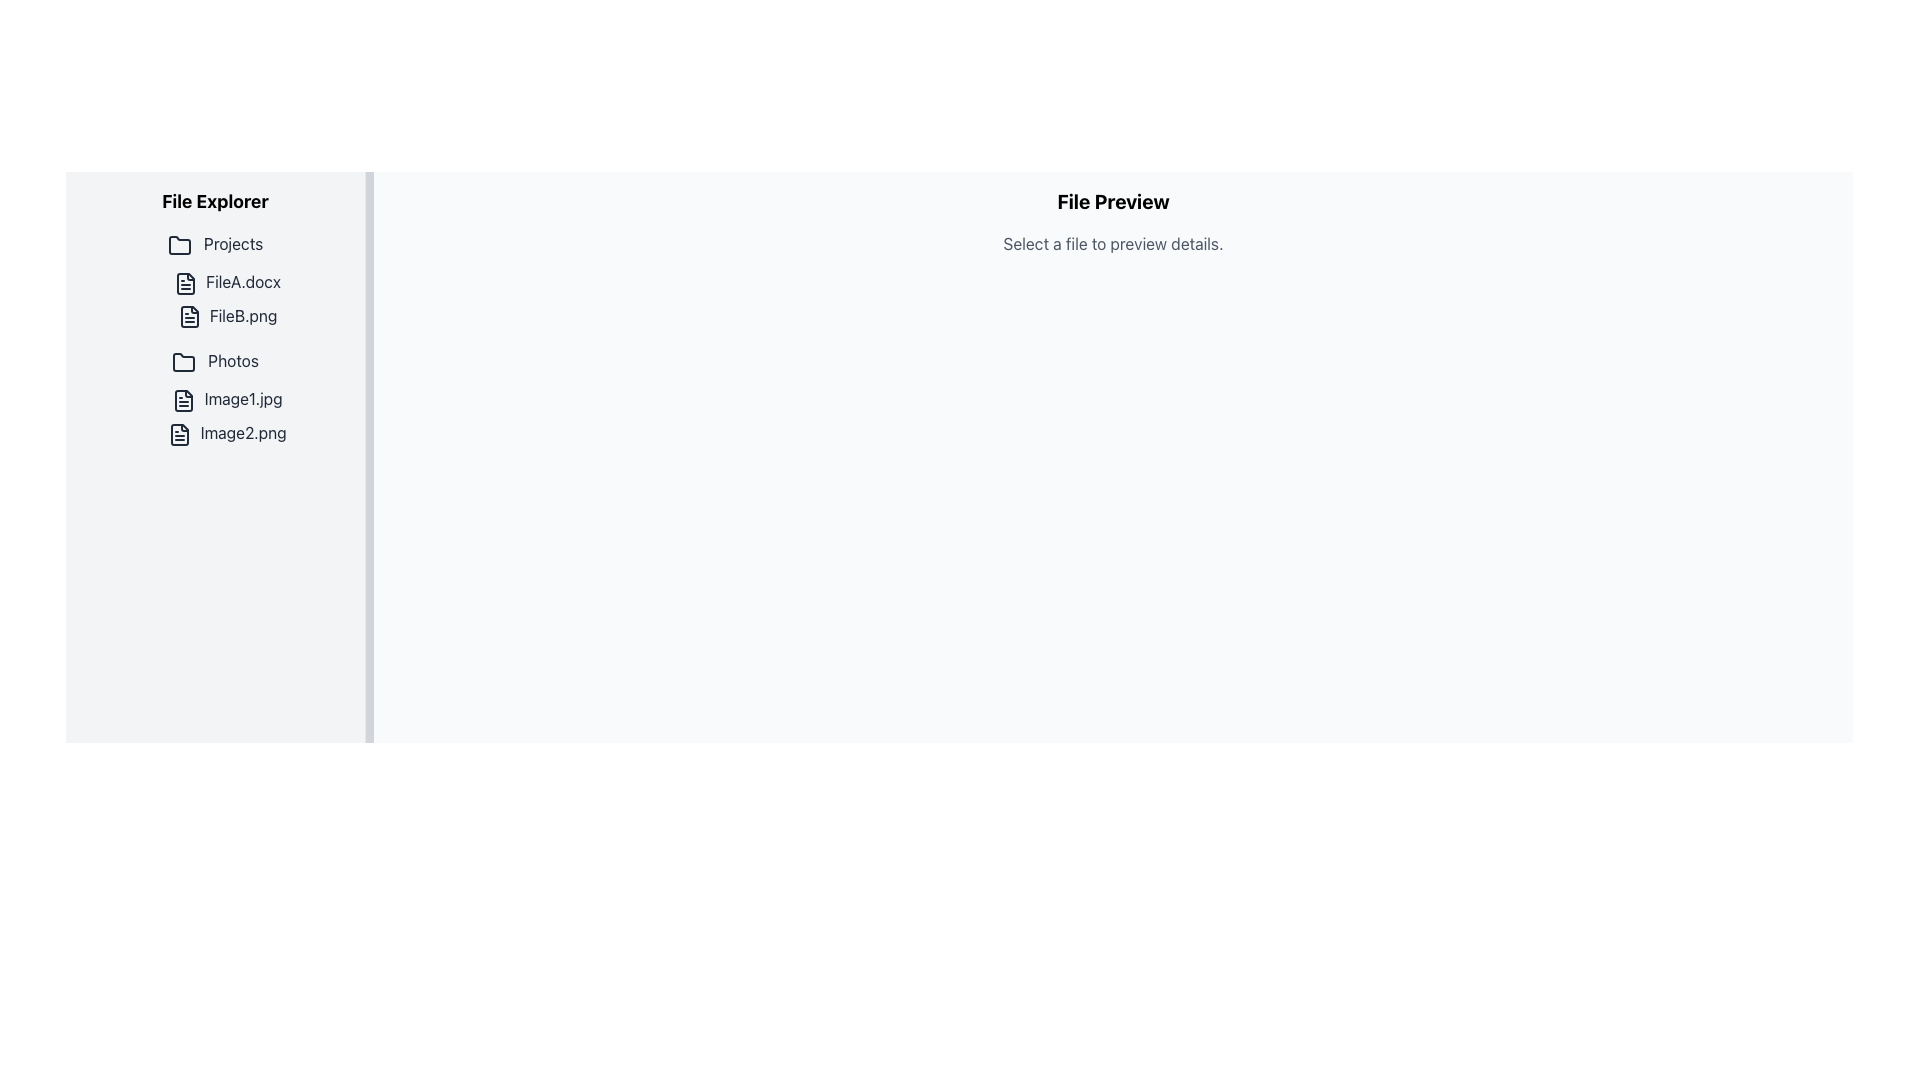 The height and width of the screenshot is (1080, 1920). I want to click on the file name 'Image1.jpg', so click(215, 415).